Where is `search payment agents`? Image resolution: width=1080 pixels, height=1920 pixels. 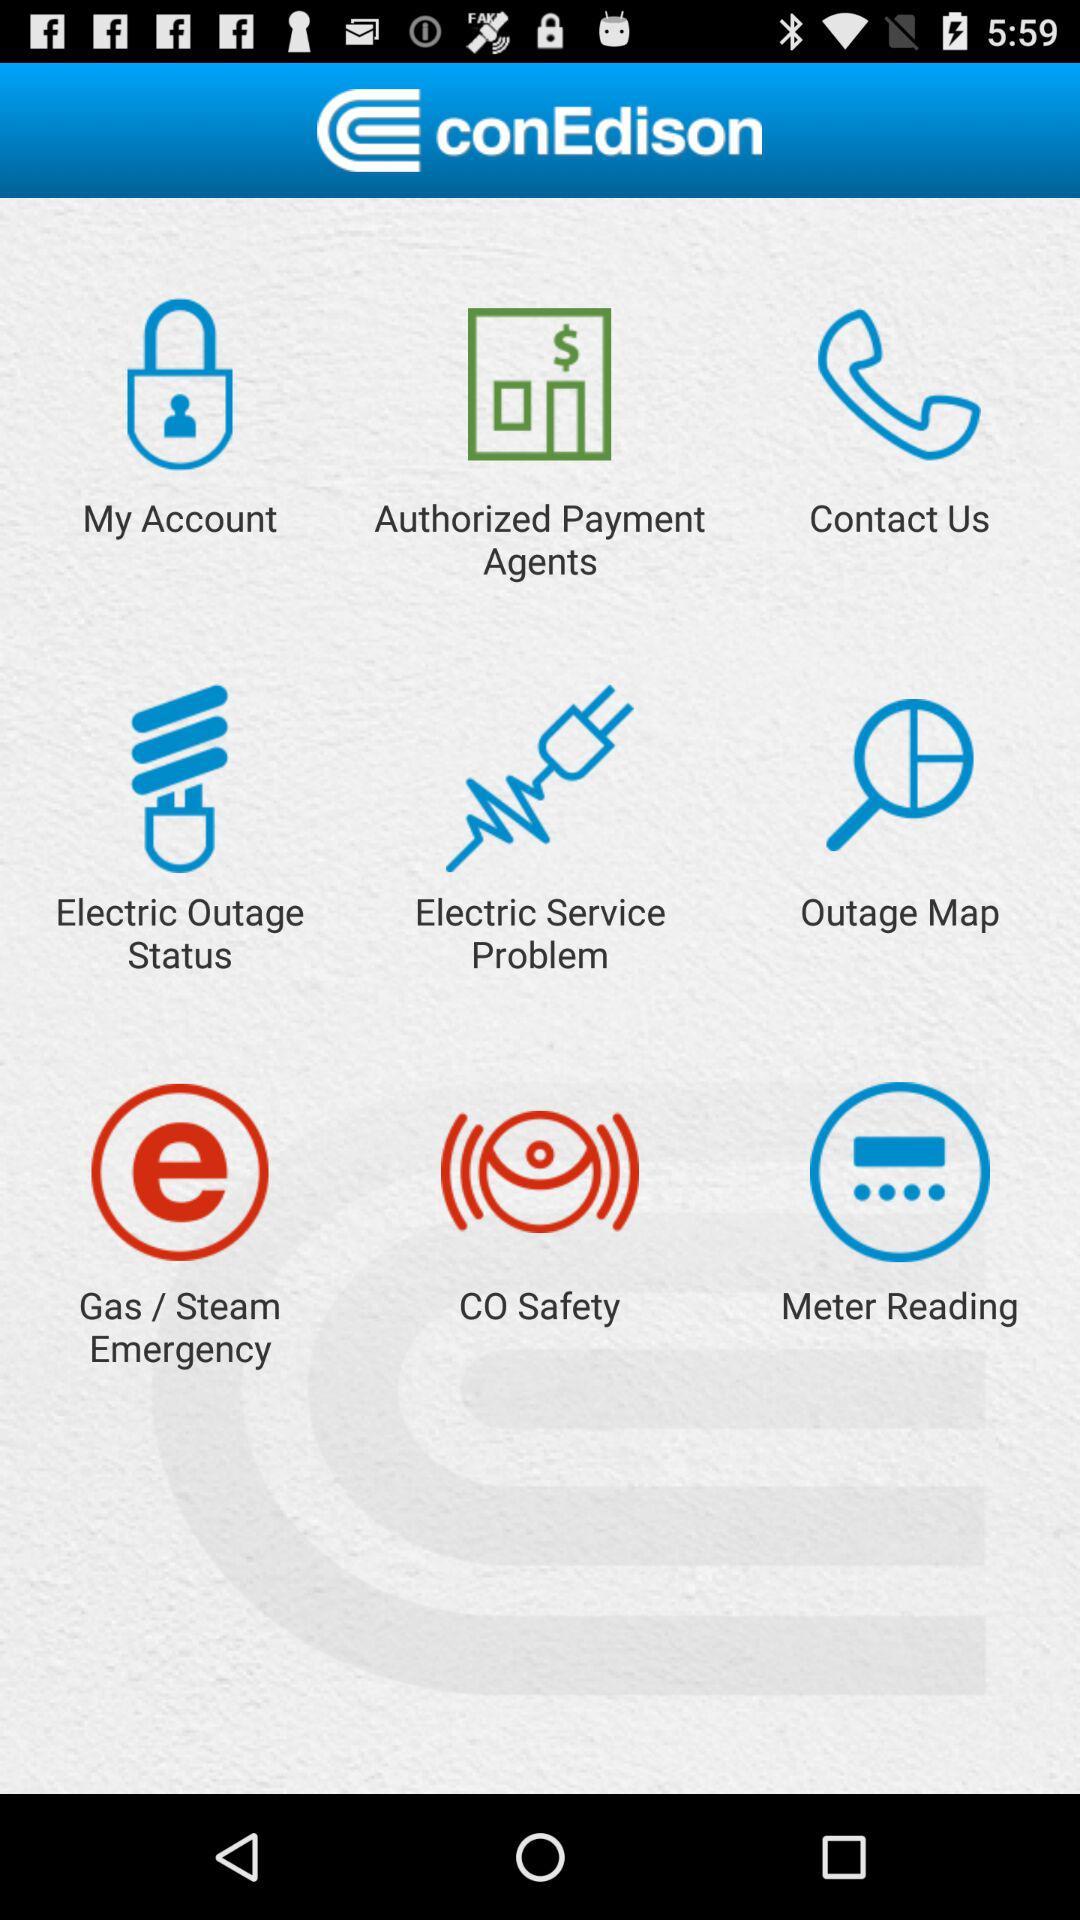 search payment agents is located at coordinates (538, 384).